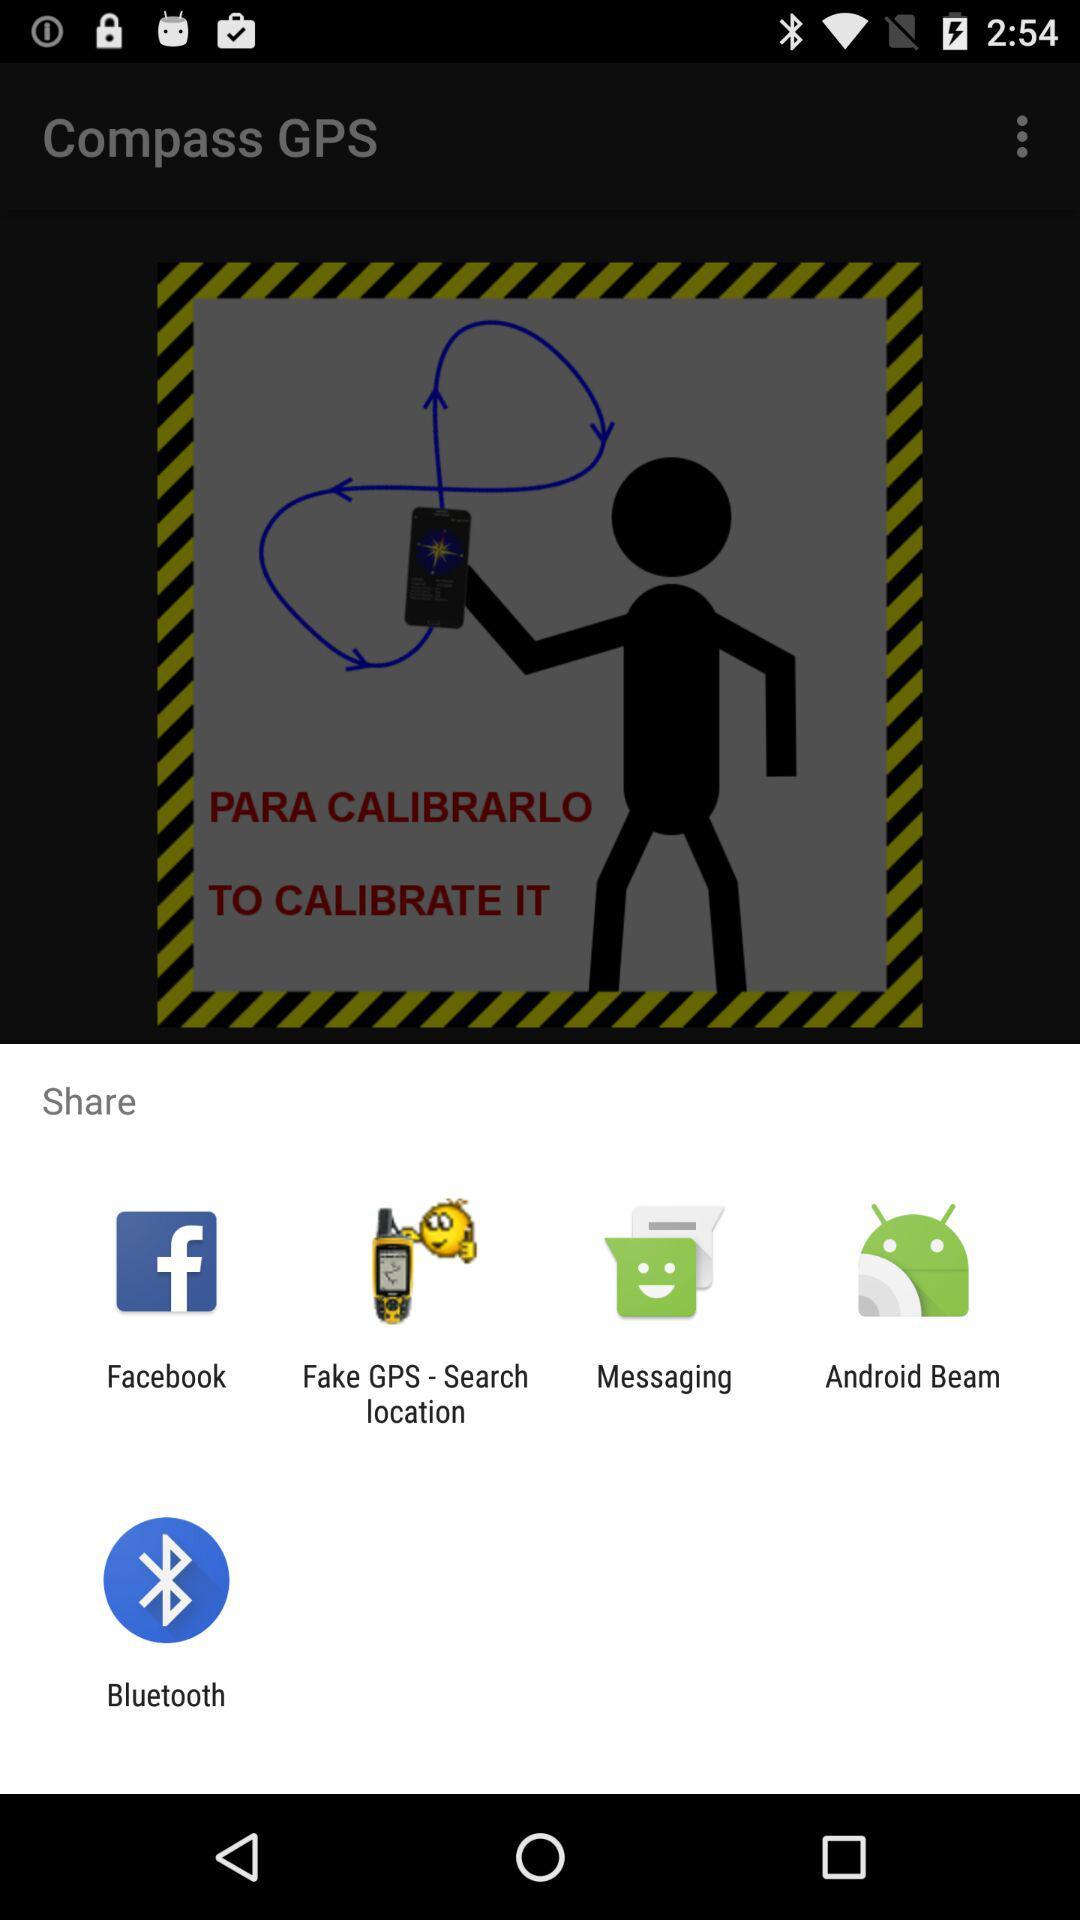 Image resolution: width=1080 pixels, height=1920 pixels. I want to click on the android beam, so click(913, 1392).